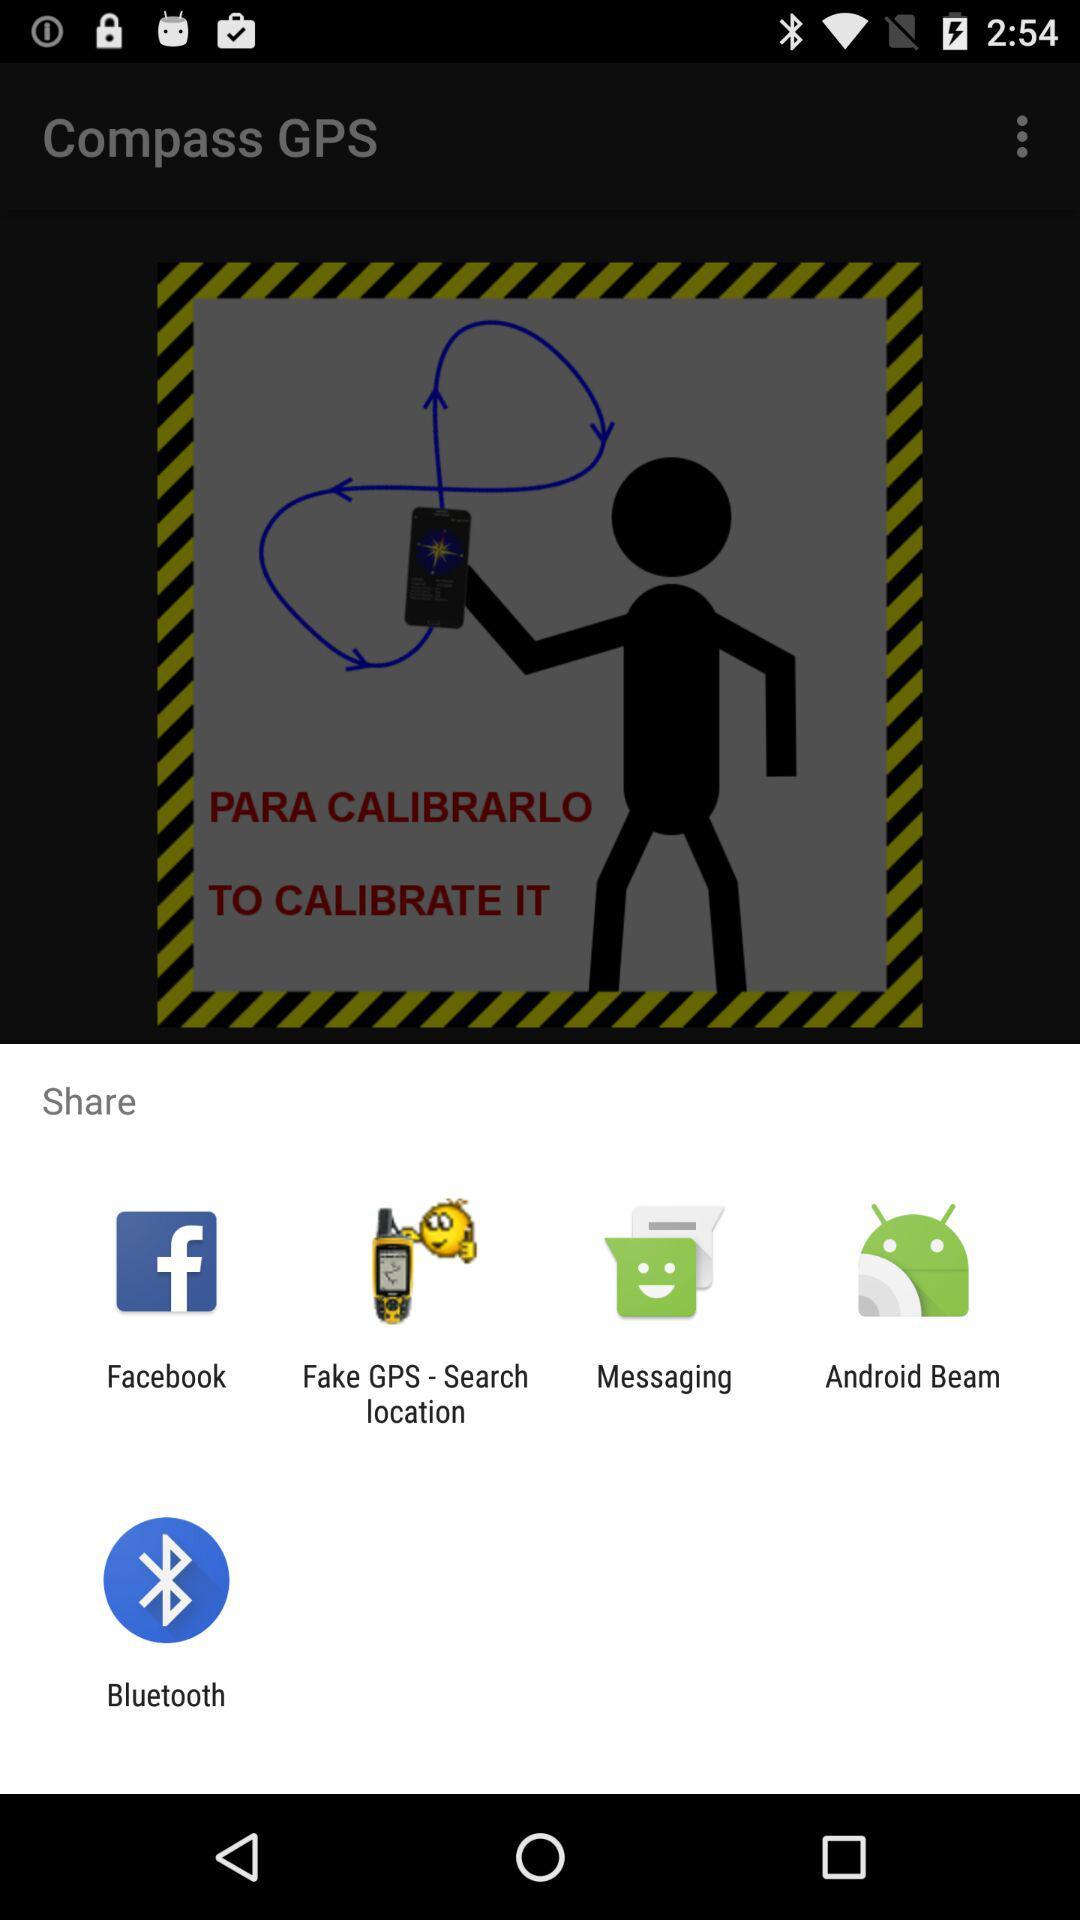 Image resolution: width=1080 pixels, height=1920 pixels. I want to click on the android beam, so click(913, 1392).